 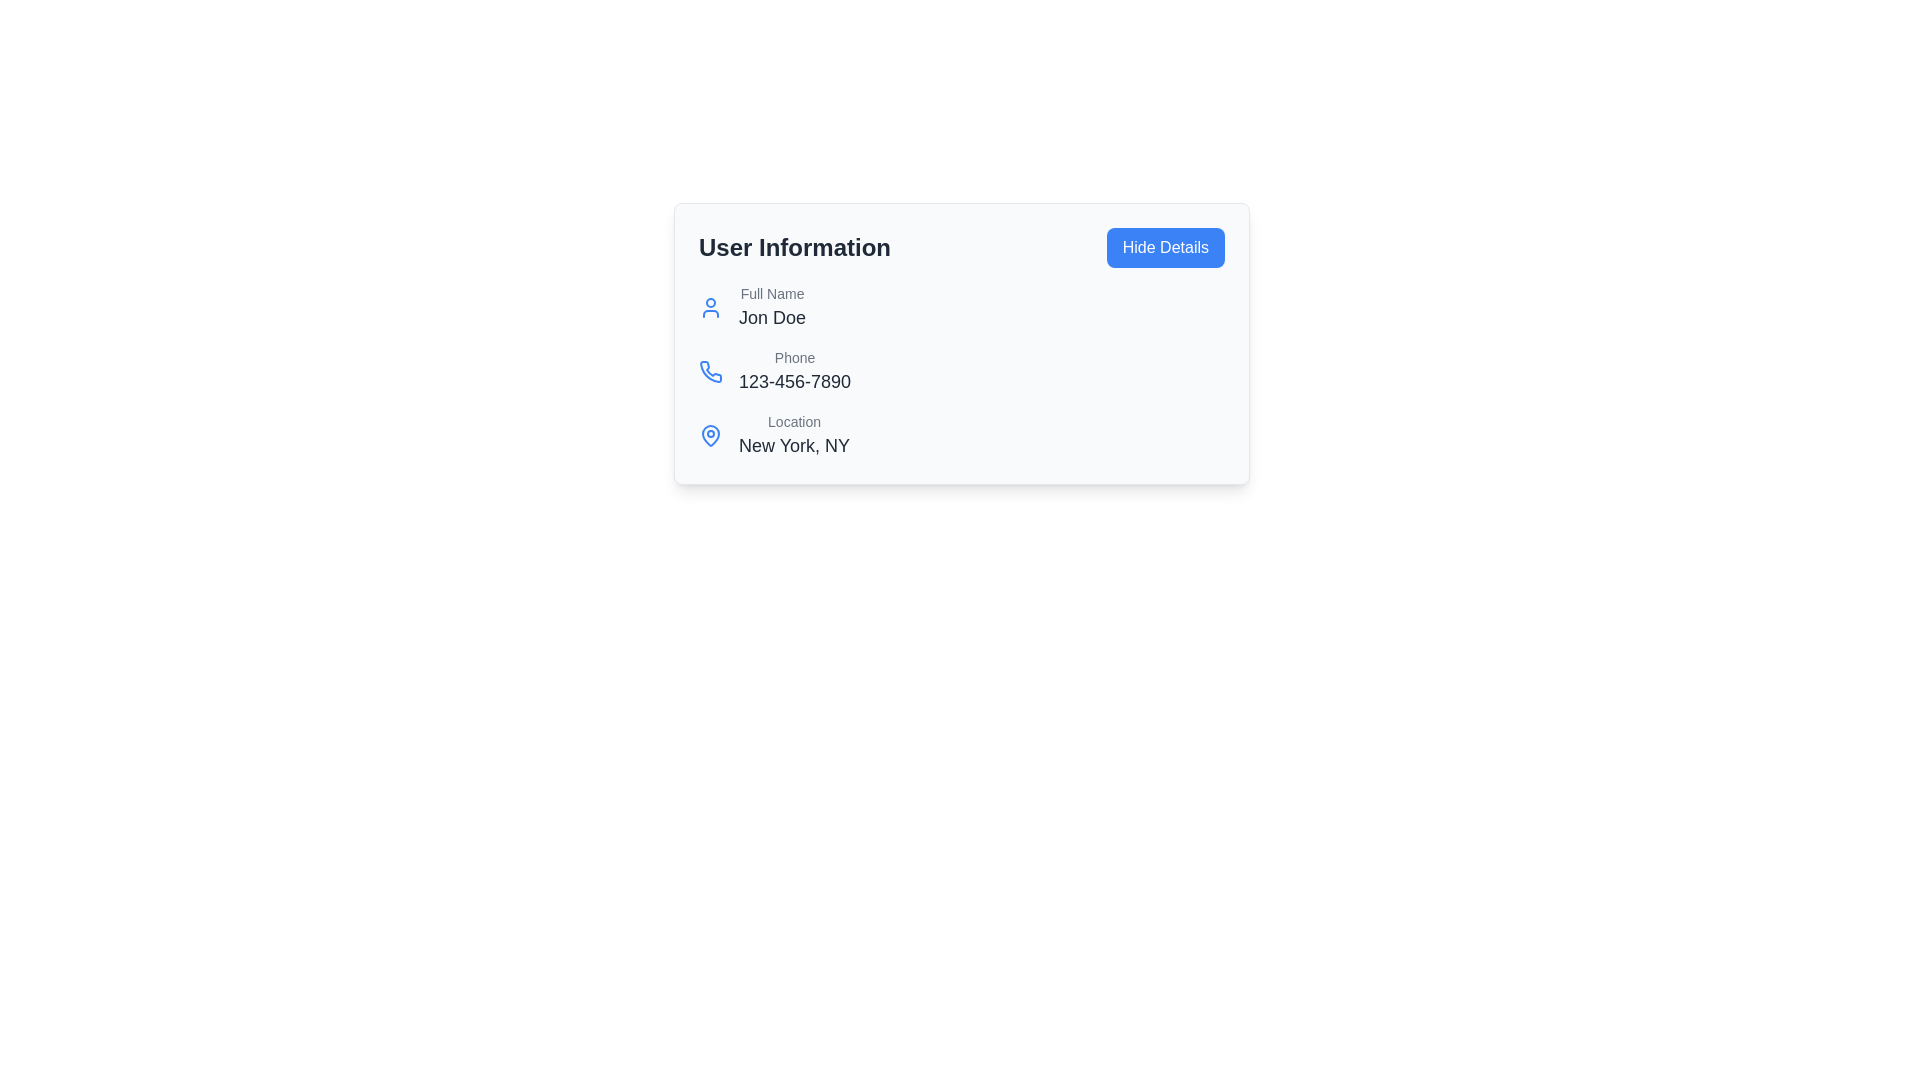 I want to click on the text label-value pair displaying the user's full name, located in the upper middle section of a card layout, directly below the user icon and above the phone number field, so click(x=771, y=308).